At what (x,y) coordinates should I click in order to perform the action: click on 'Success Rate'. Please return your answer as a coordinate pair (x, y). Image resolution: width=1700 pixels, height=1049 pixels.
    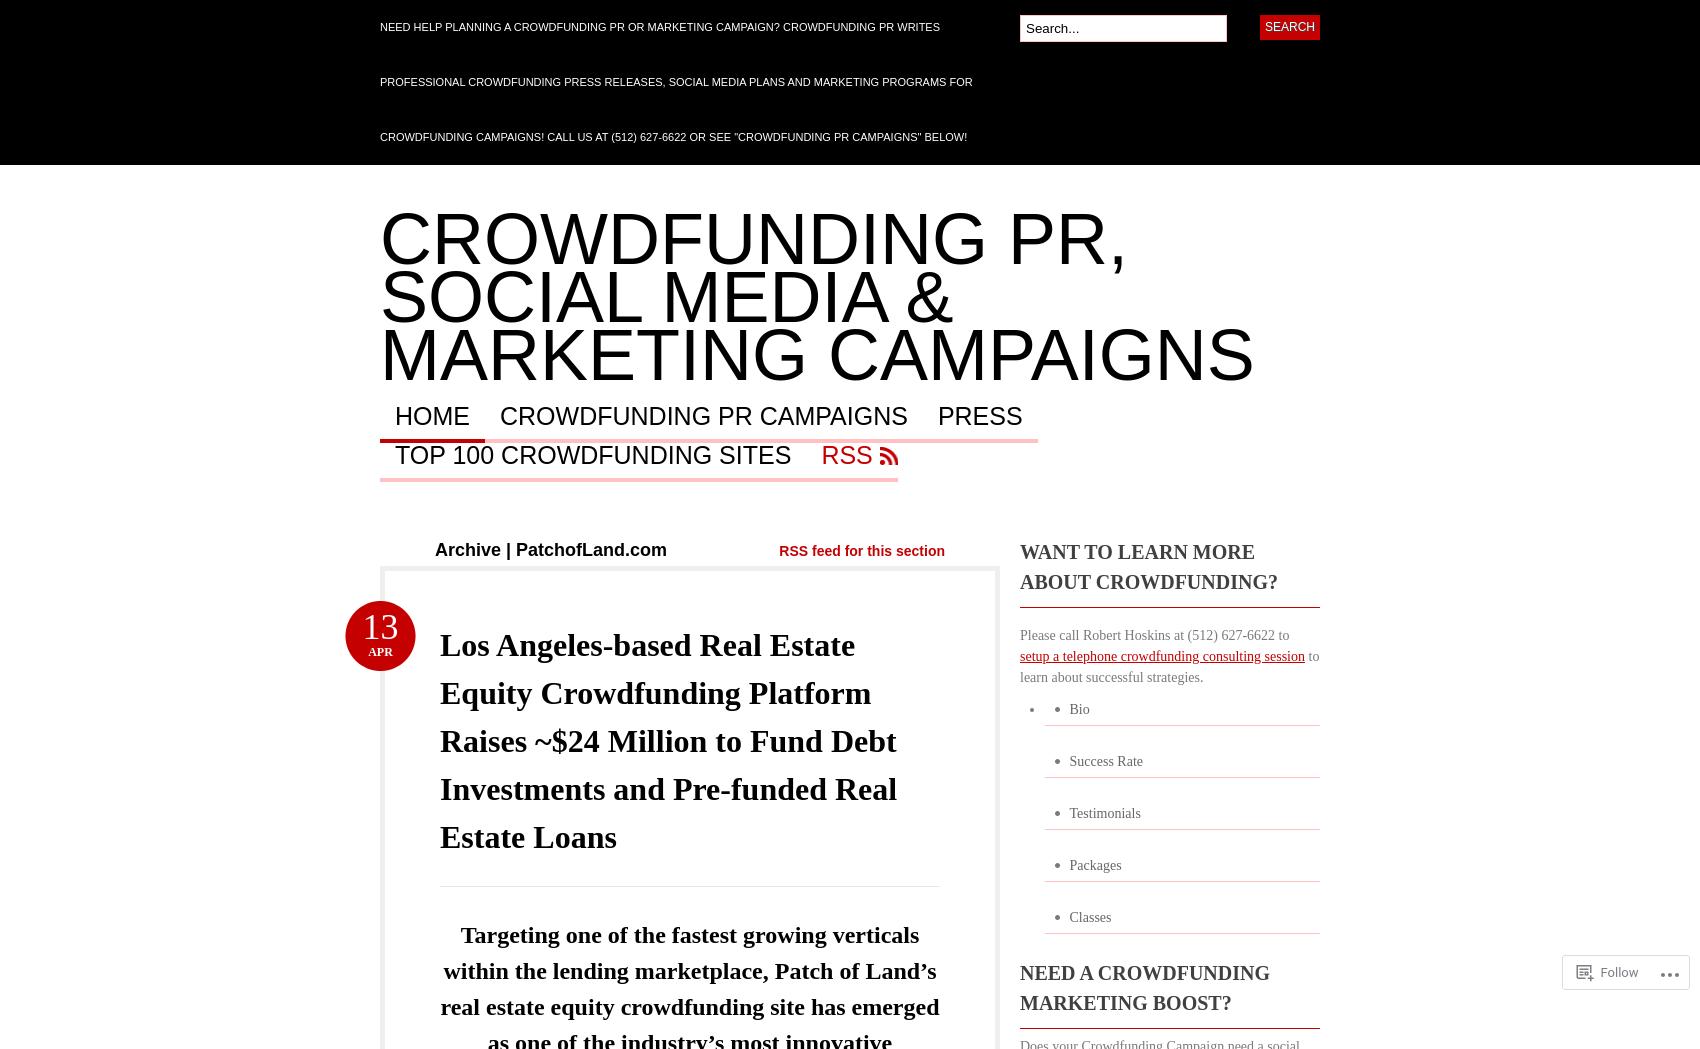
    Looking at the image, I should click on (1105, 760).